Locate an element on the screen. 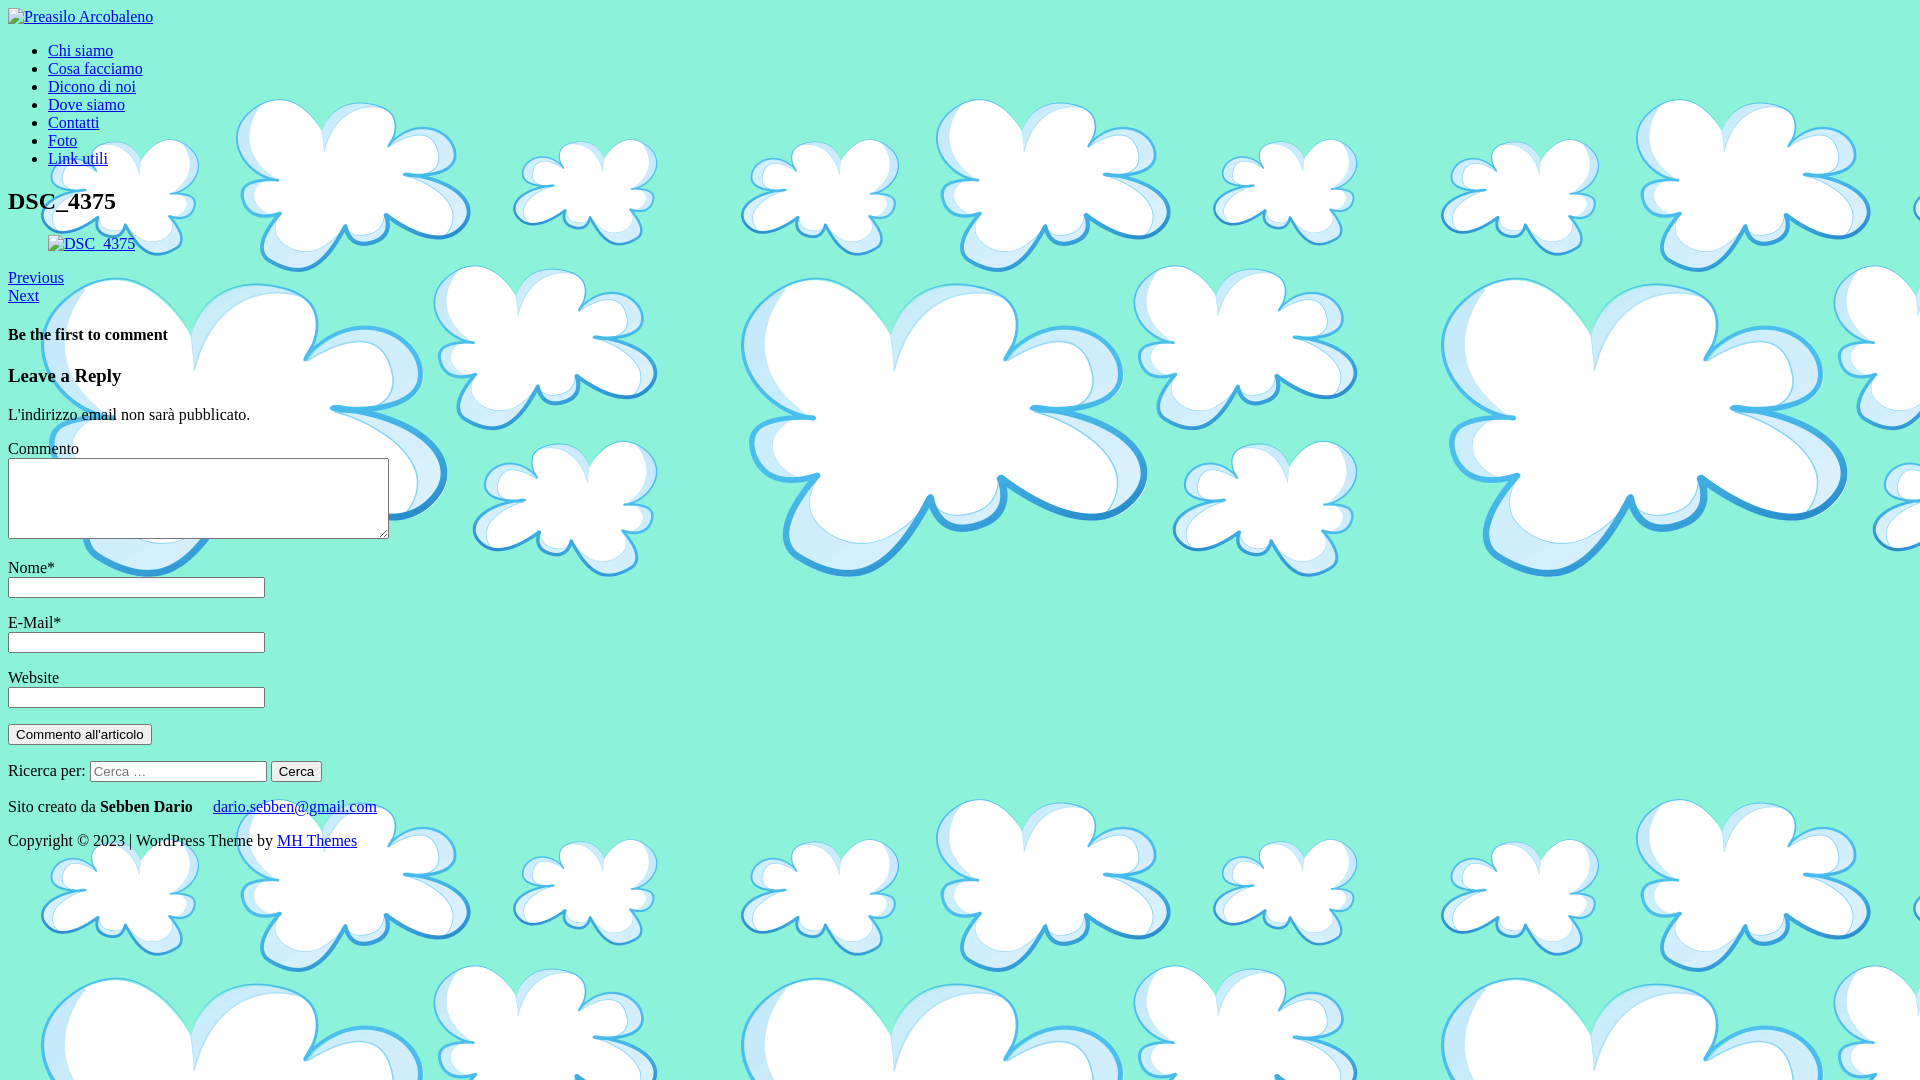 The image size is (1920, 1080). 'Next' is located at coordinates (23, 295).